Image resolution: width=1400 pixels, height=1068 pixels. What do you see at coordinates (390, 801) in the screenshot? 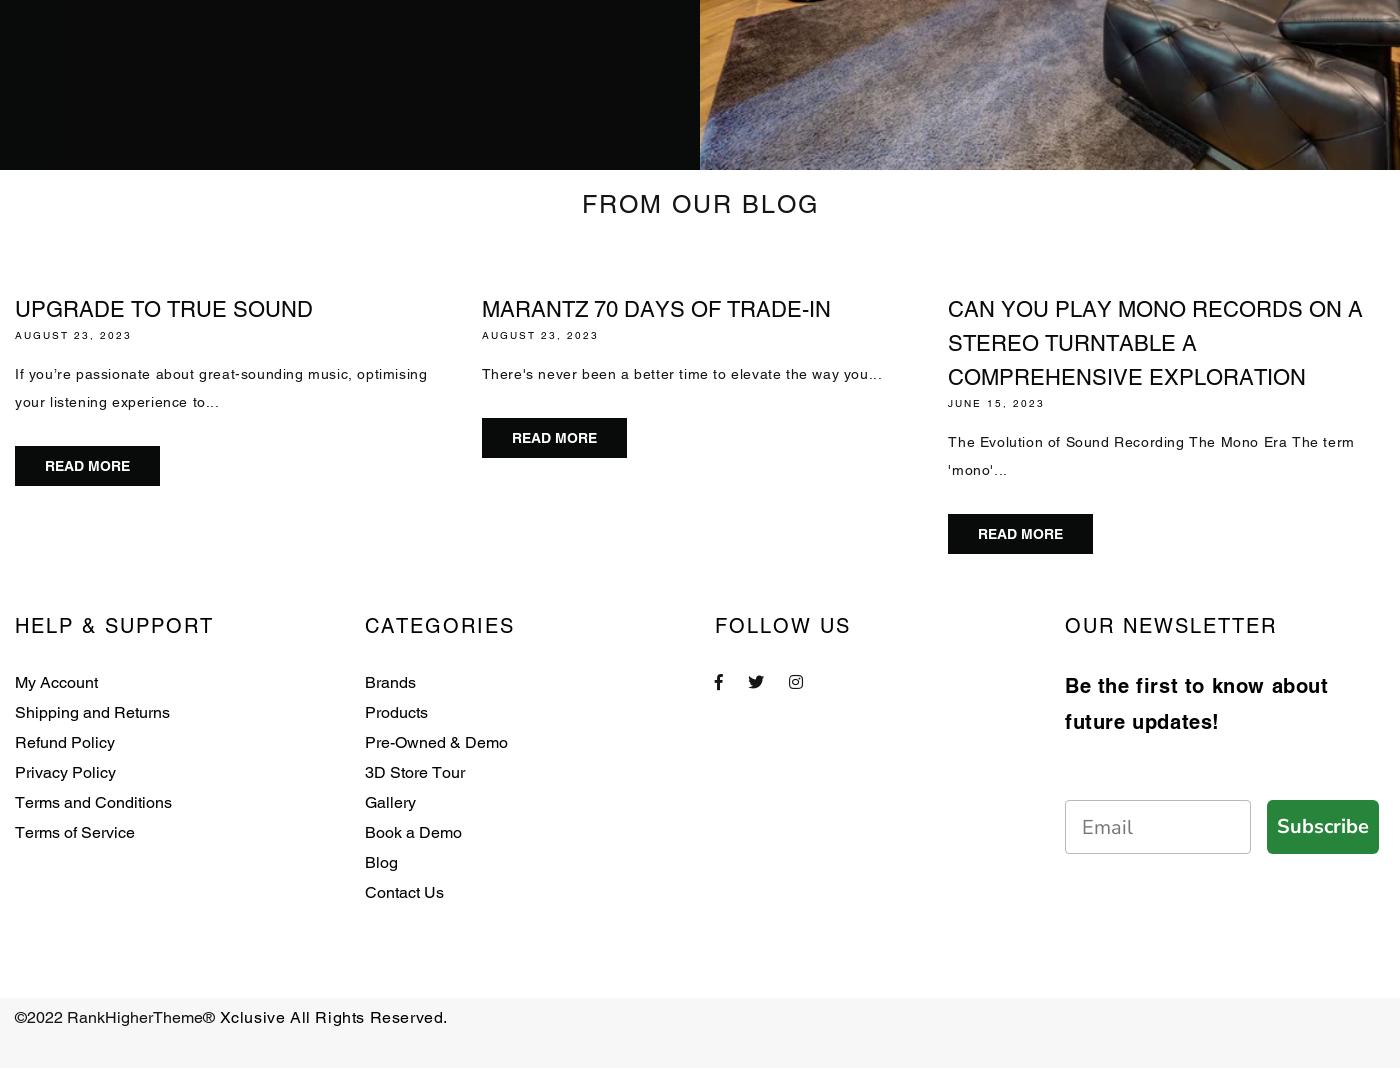
I see `'Gallery'` at bounding box center [390, 801].